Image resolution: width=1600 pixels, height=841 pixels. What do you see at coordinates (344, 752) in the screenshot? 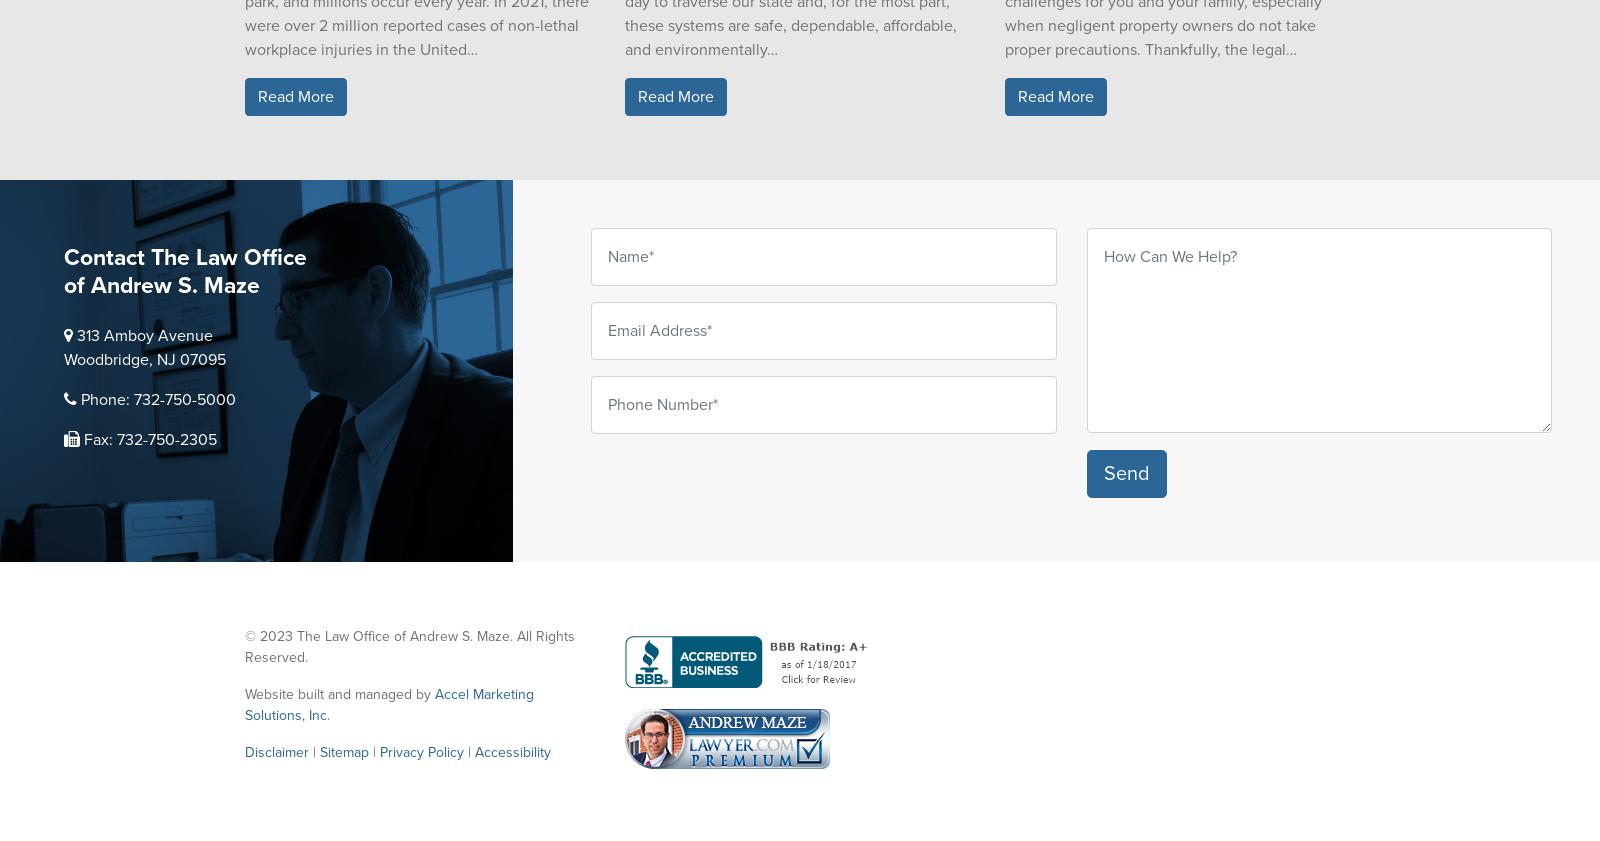
I see `'Sitemap'` at bounding box center [344, 752].